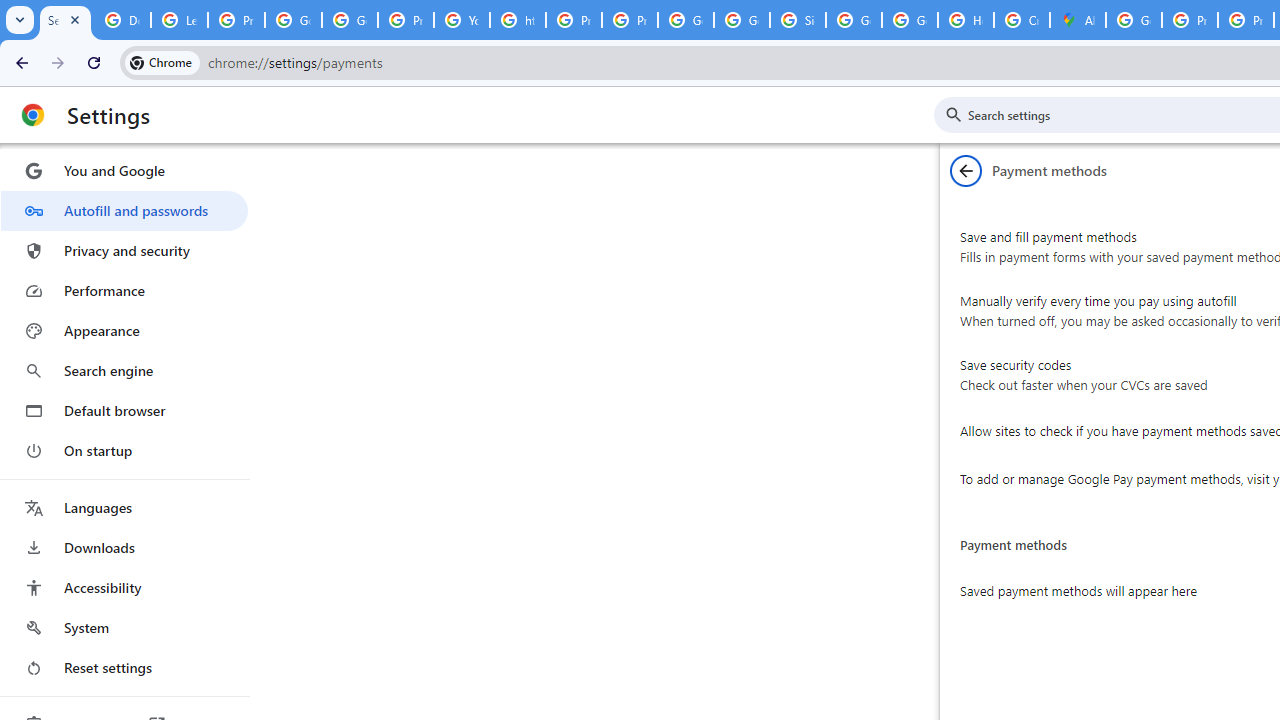 The height and width of the screenshot is (720, 1280). What do you see at coordinates (573, 20) in the screenshot?
I see `'Privacy Help Center - Policies Help'` at bounding box center [573, 20].